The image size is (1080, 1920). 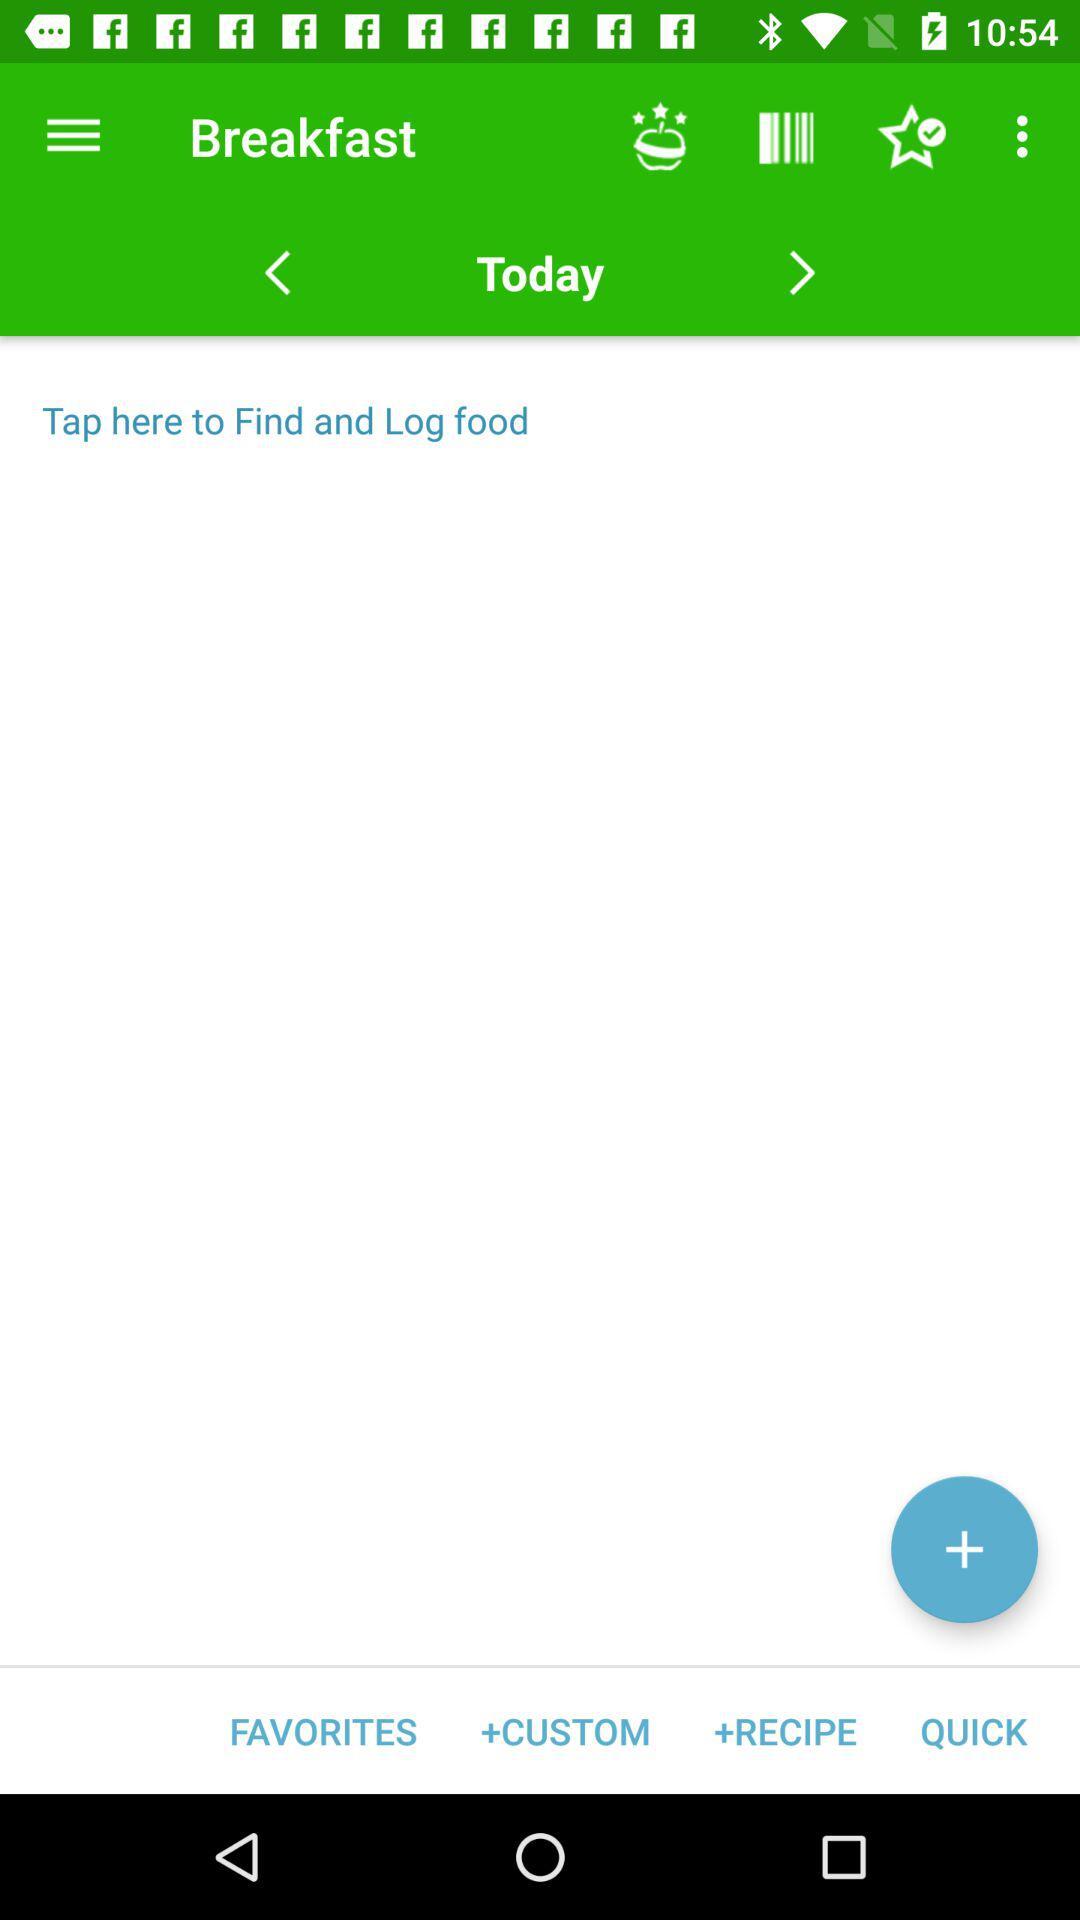 What do you see at coordinates (322, 1730) in the screenshot?
I see `the favorites at the bottom left corner` at bounding box center [322, 1730].